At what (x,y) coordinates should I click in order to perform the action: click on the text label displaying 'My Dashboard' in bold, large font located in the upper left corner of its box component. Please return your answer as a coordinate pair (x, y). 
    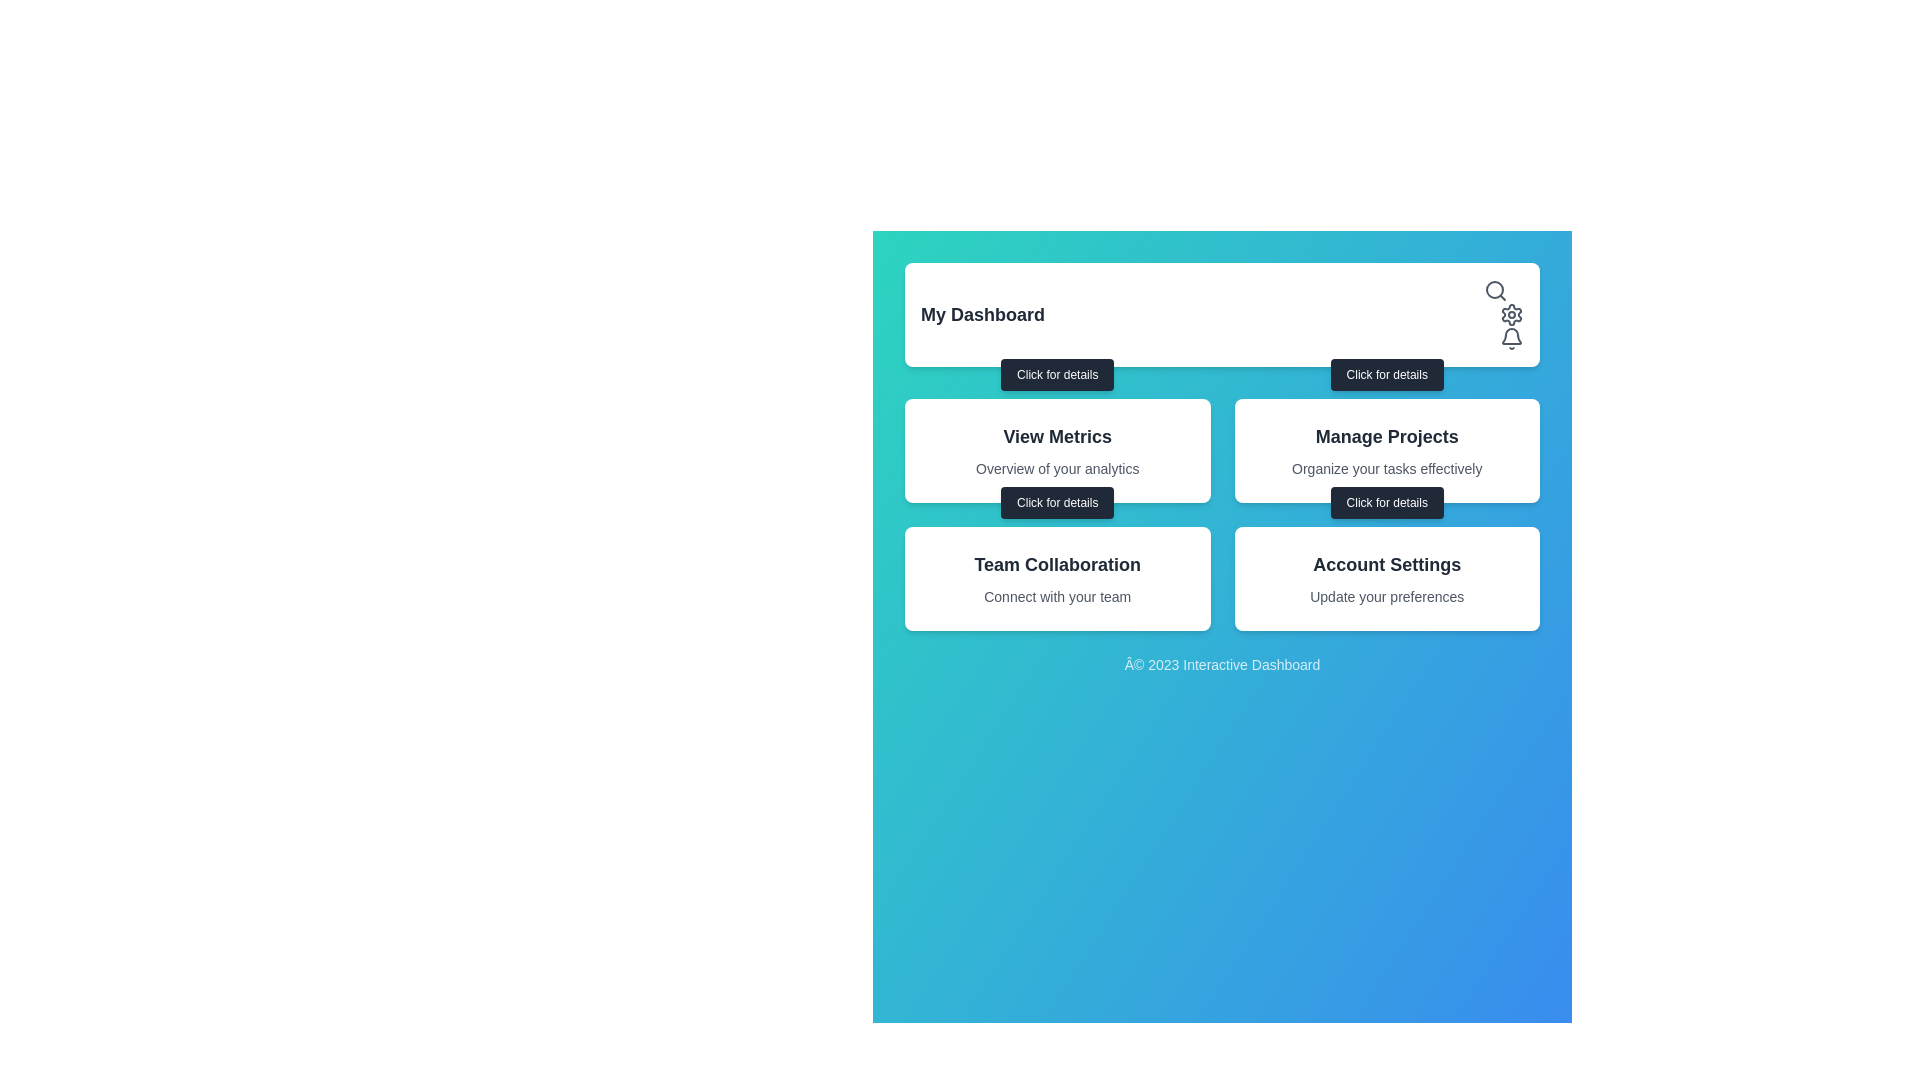
    Looking at the image, I should click on (983, 315).